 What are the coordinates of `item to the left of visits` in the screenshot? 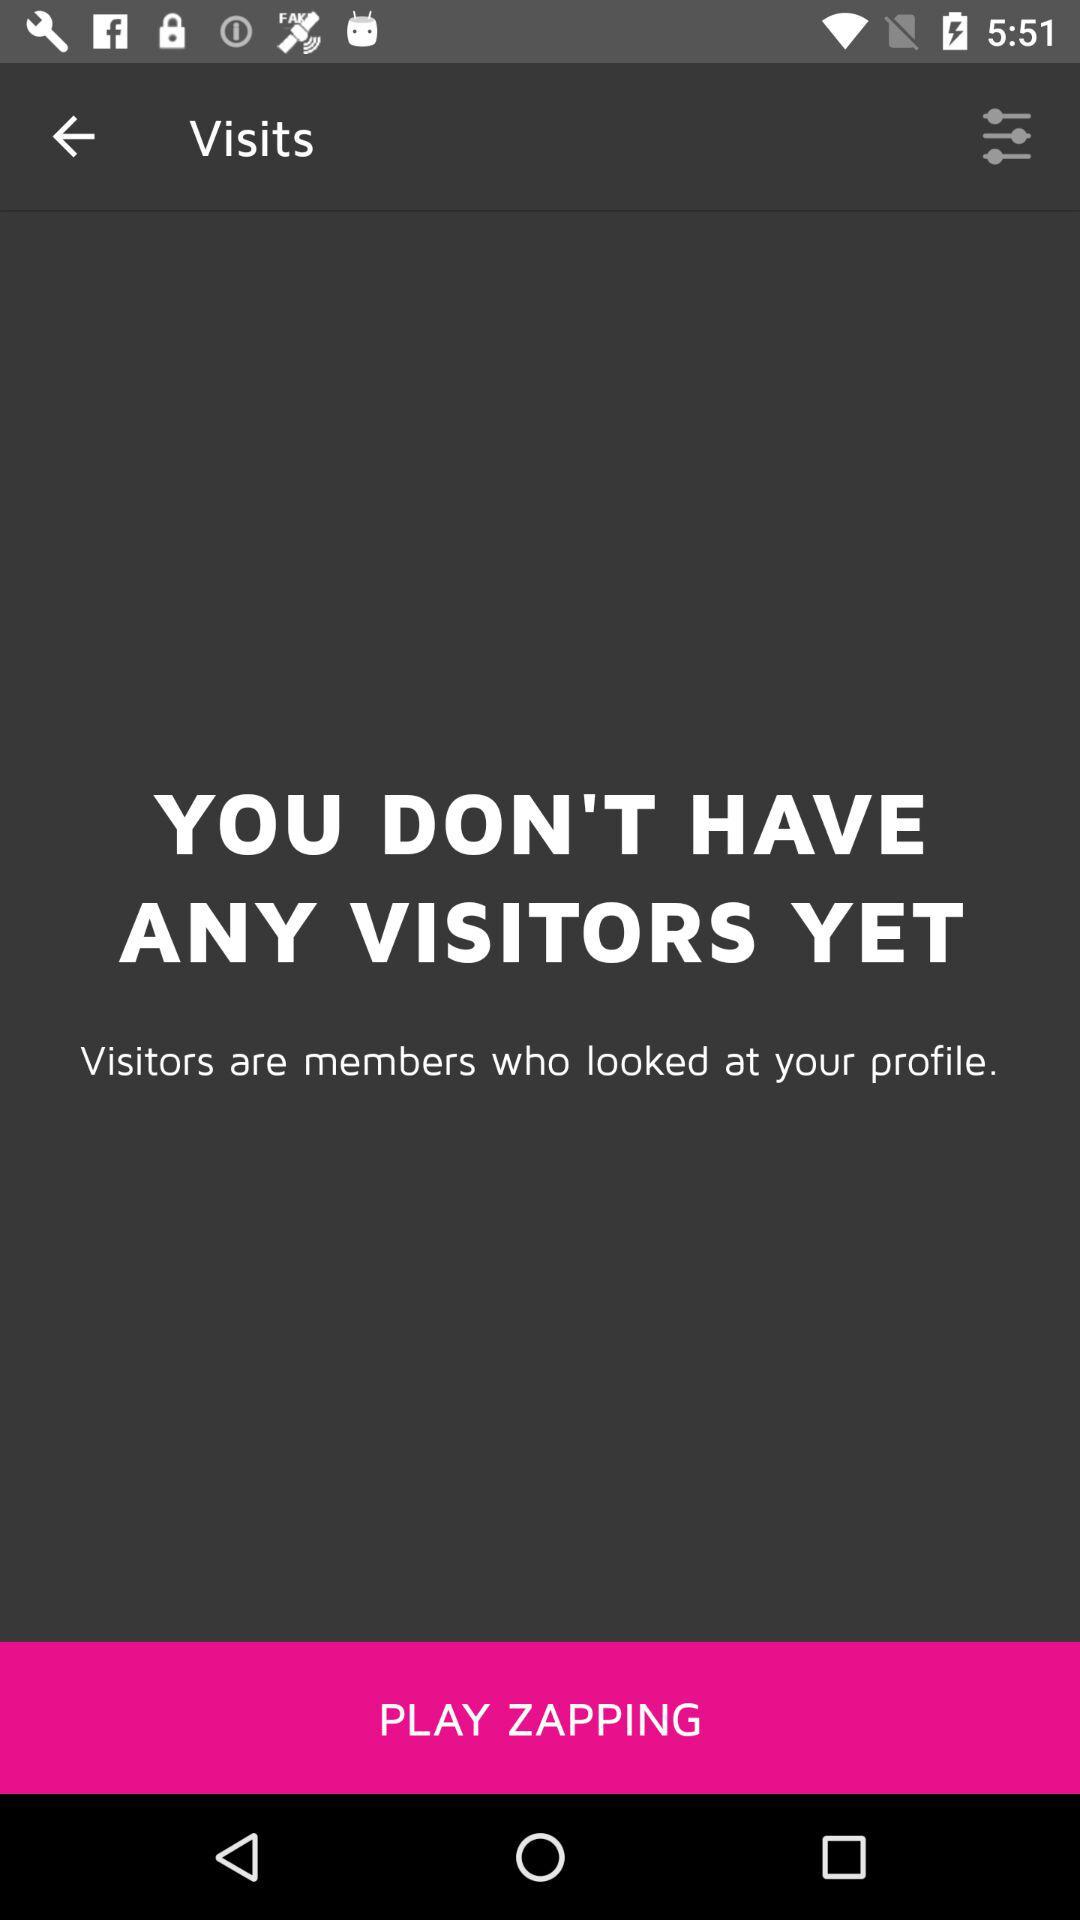 It's located at (72, 135).